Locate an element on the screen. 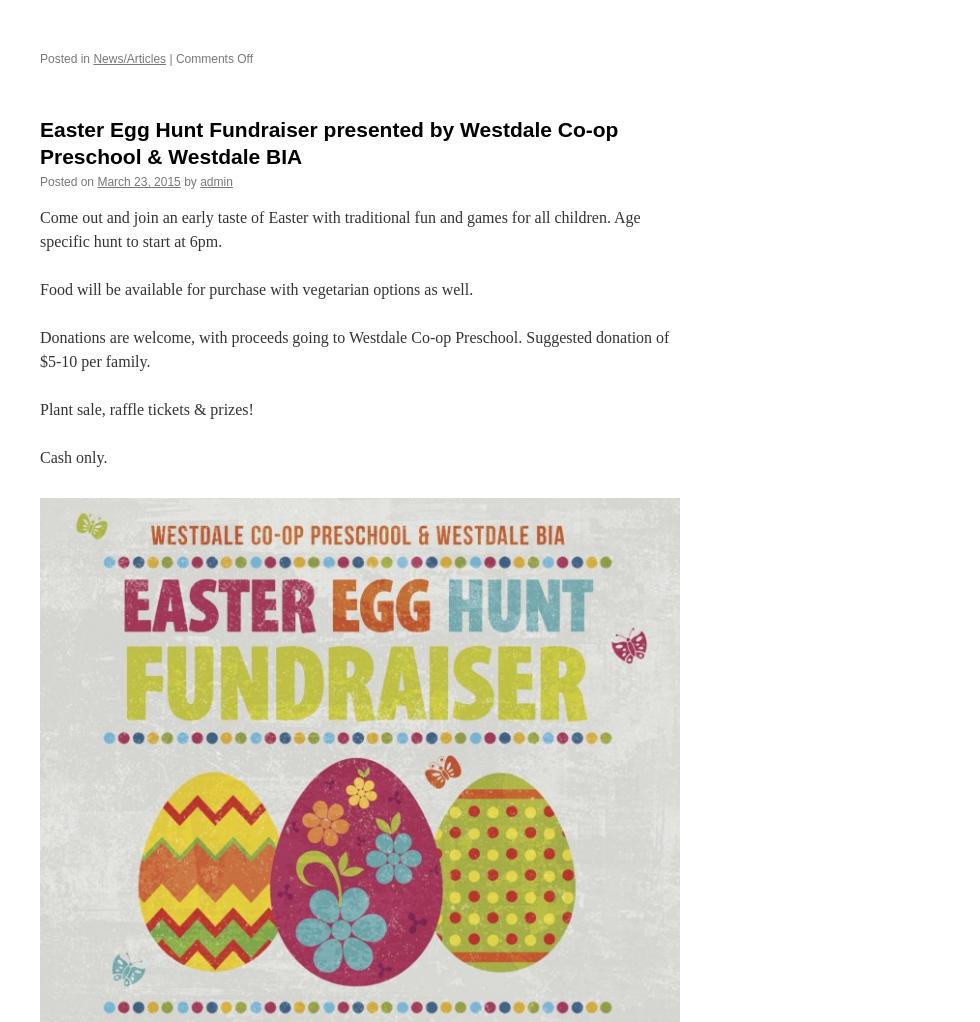 This screenshot has width=980, height=1022. 'admin' is located at coordinates (215, 181).